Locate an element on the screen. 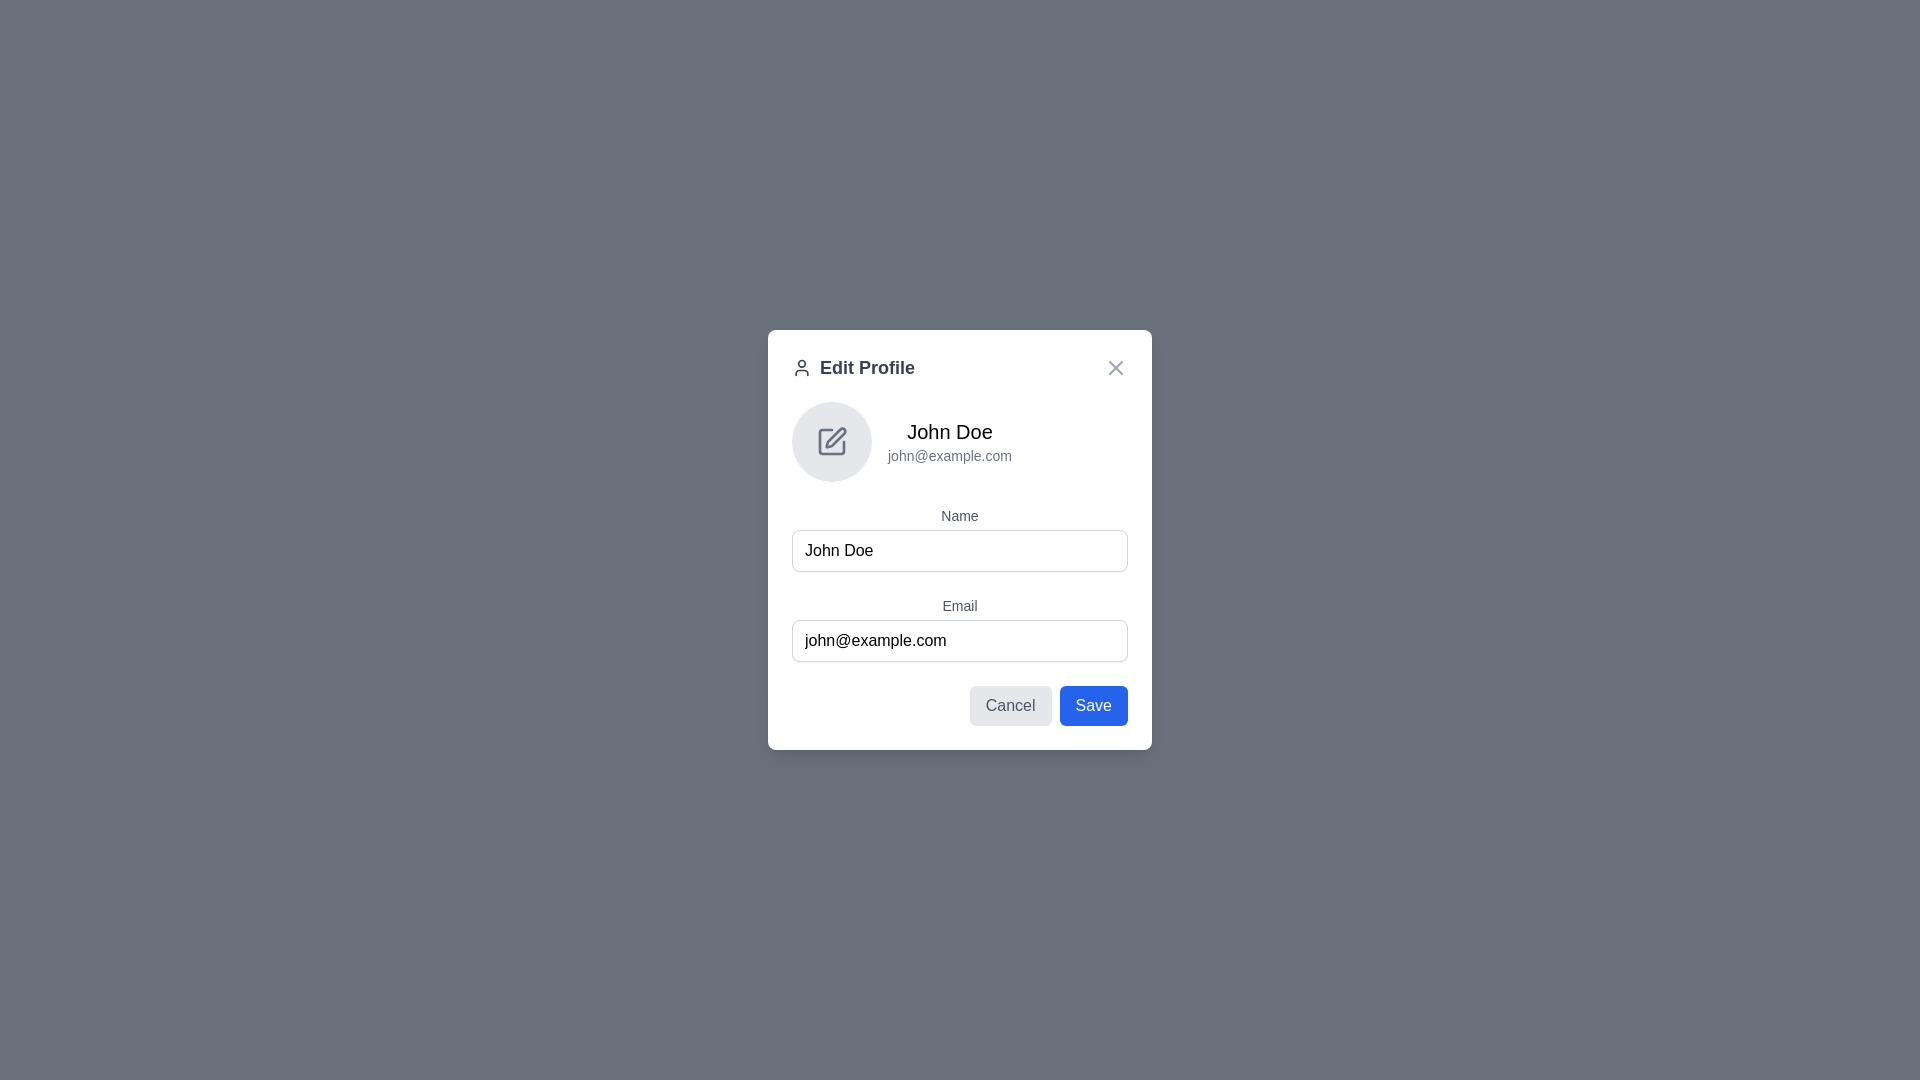  'Email' label text, which is a small, medium-weight, gray-colored text above the email input field in the modal dialog box is located at coordinates (960, 604).